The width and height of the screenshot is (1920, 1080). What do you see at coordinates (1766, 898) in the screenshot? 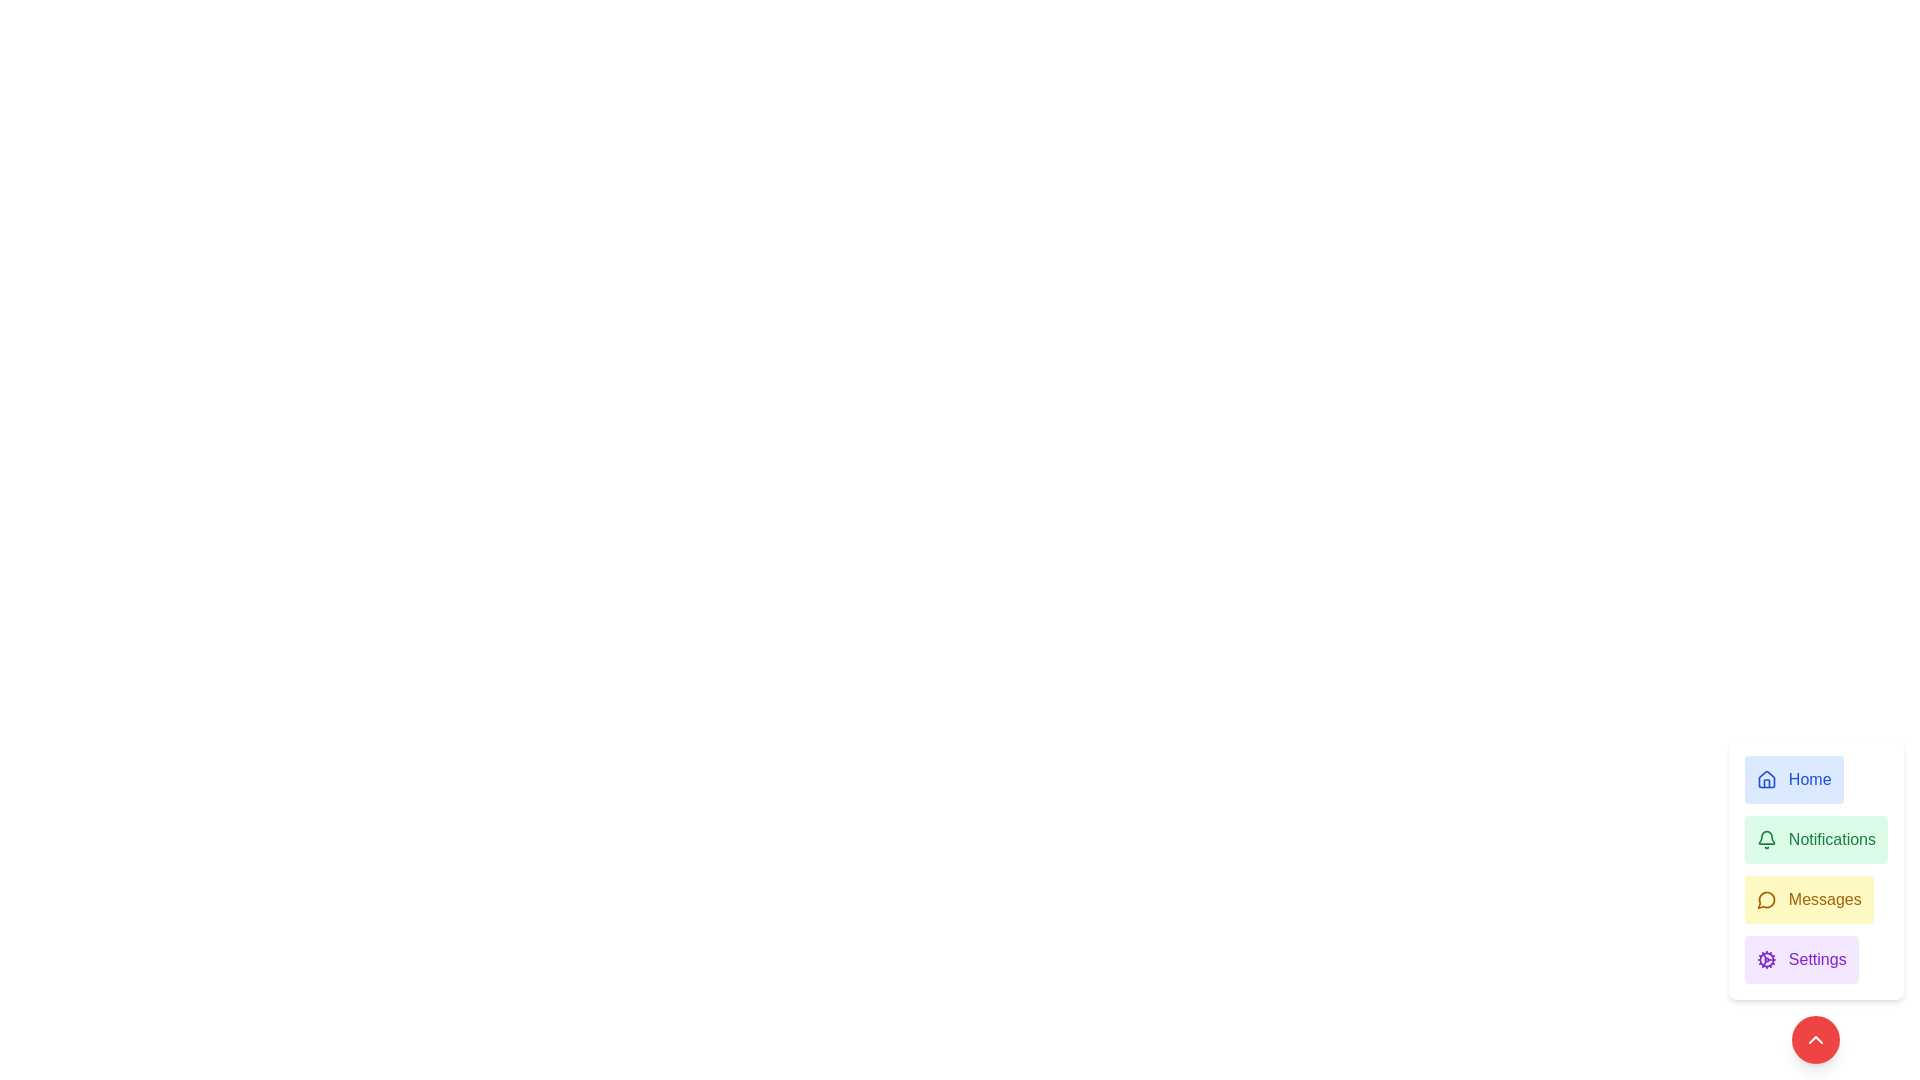
I see `the messaging icon resembling a speech bubble with a tail, located` at bounding box center [1766, 898].